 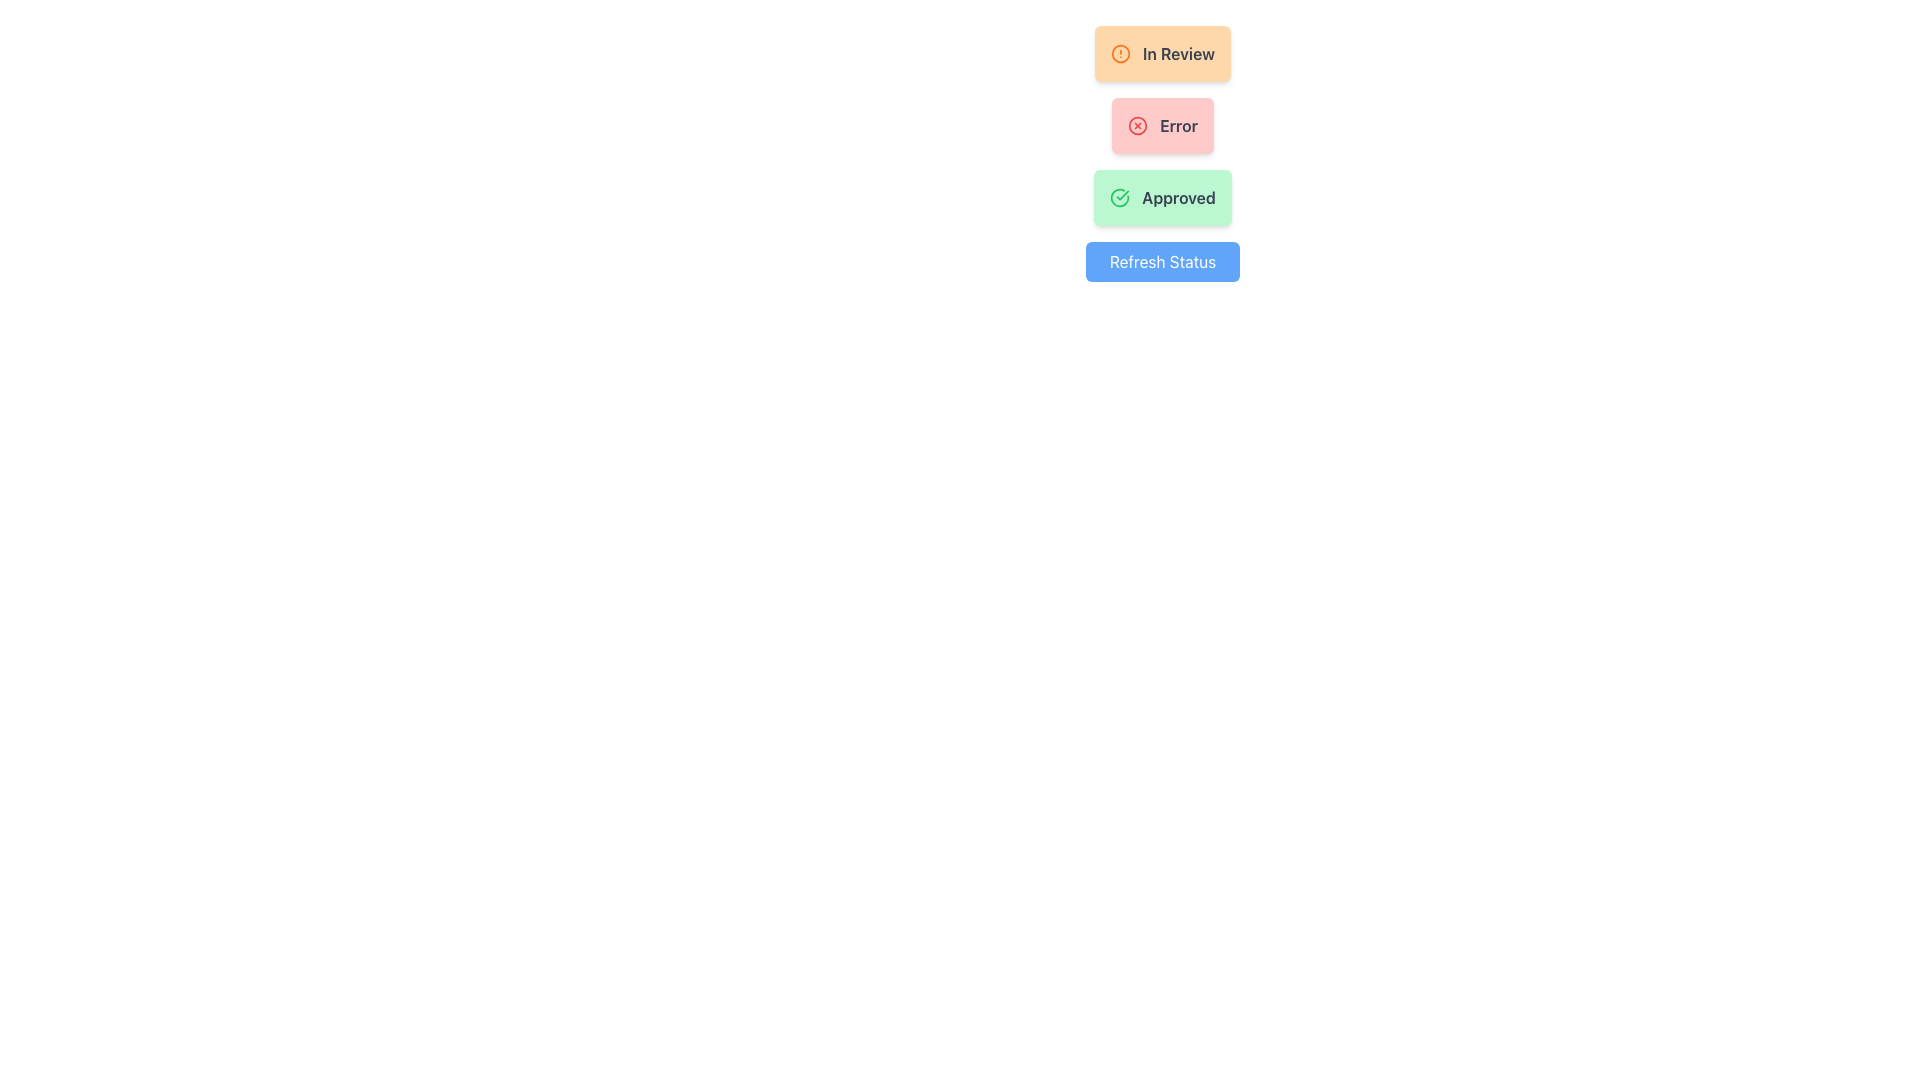 What do you see at coordinates (1162, 126) in the screenshot?
I see `the Notification box, which is a rectangular component with a light red background and a red circular 'X' icon, located below the 'In Review' button and above the 'Approved' button` at bounding box center [1162, 126].